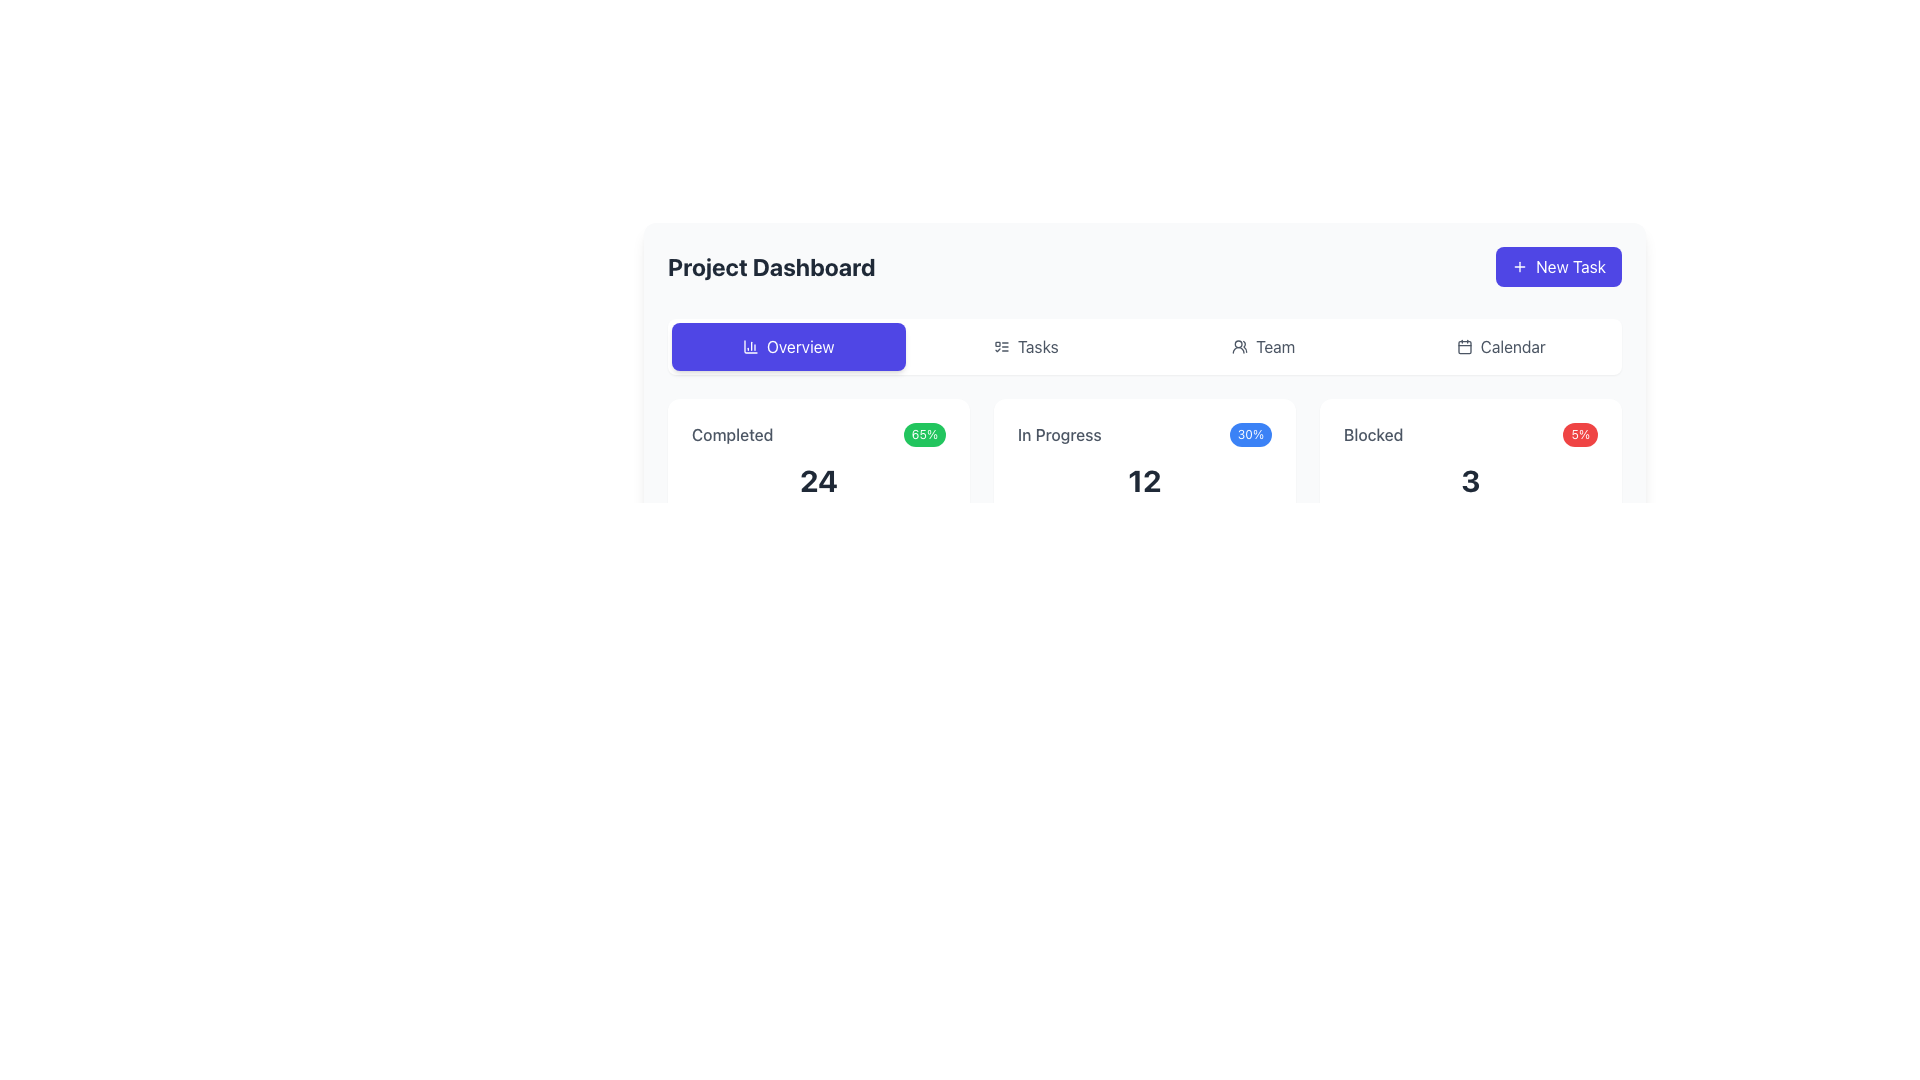  I want to click on the blue 'New Task' button with rounded edges and a plus icon to create a new task, so click(1558, 265).